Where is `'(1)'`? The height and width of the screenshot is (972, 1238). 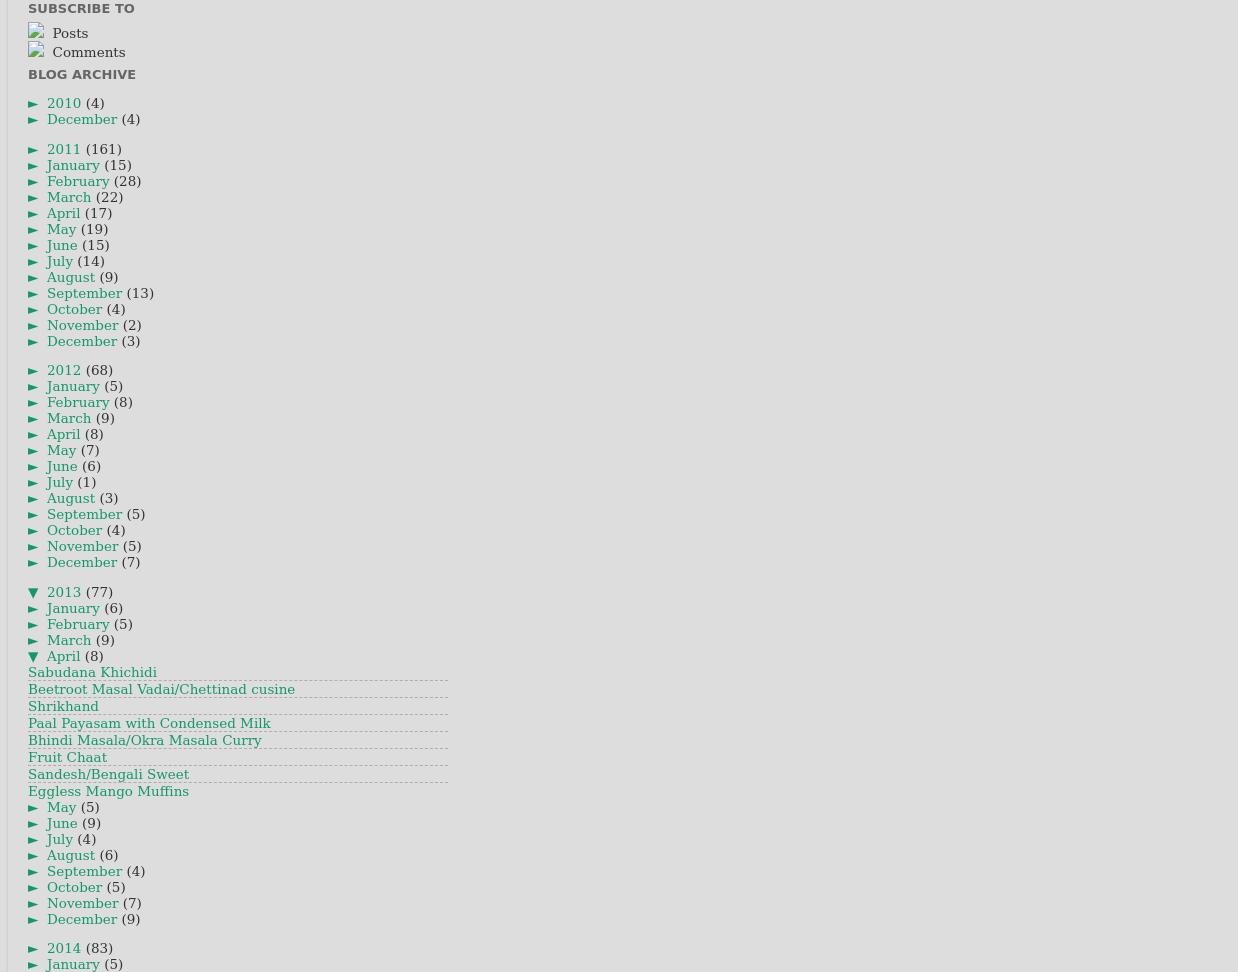 '(1)' is located at coordinates (85, 481).